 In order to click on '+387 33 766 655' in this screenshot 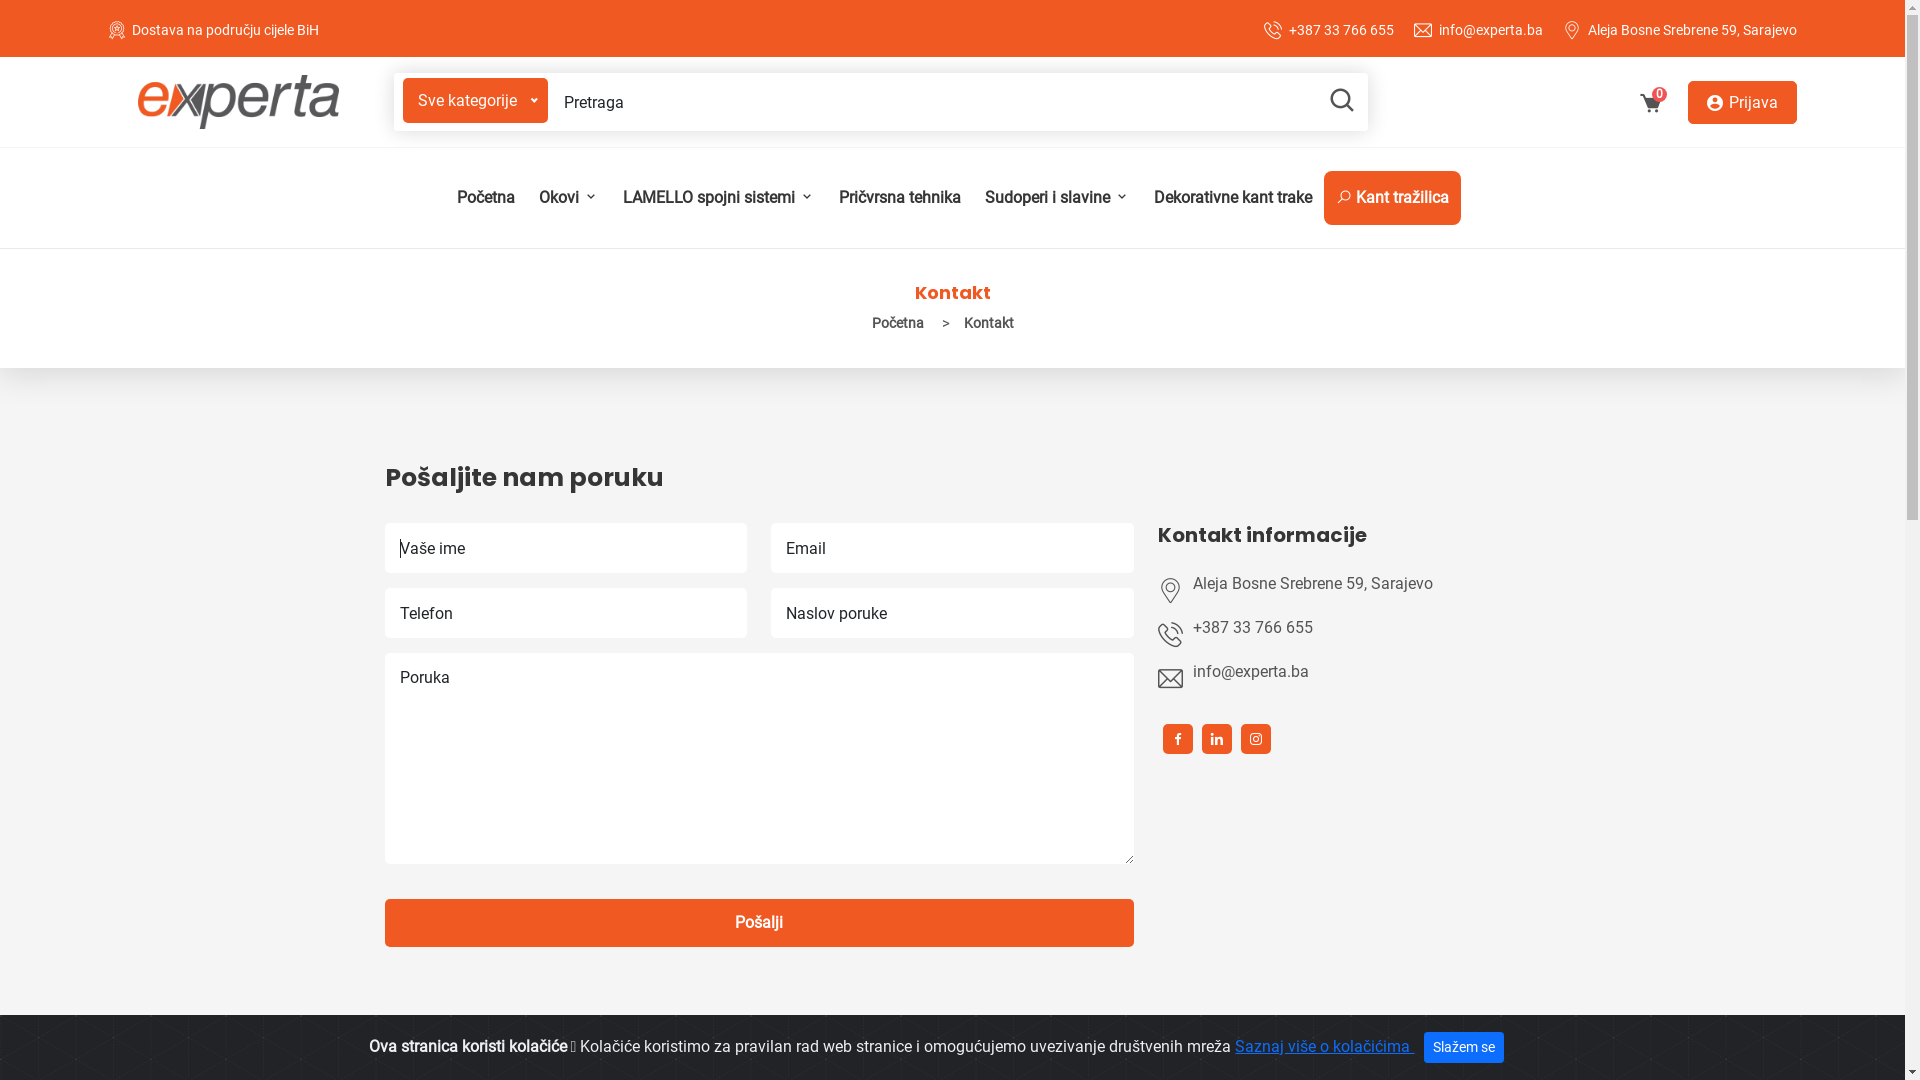, I will do `click(1341, 30)`.